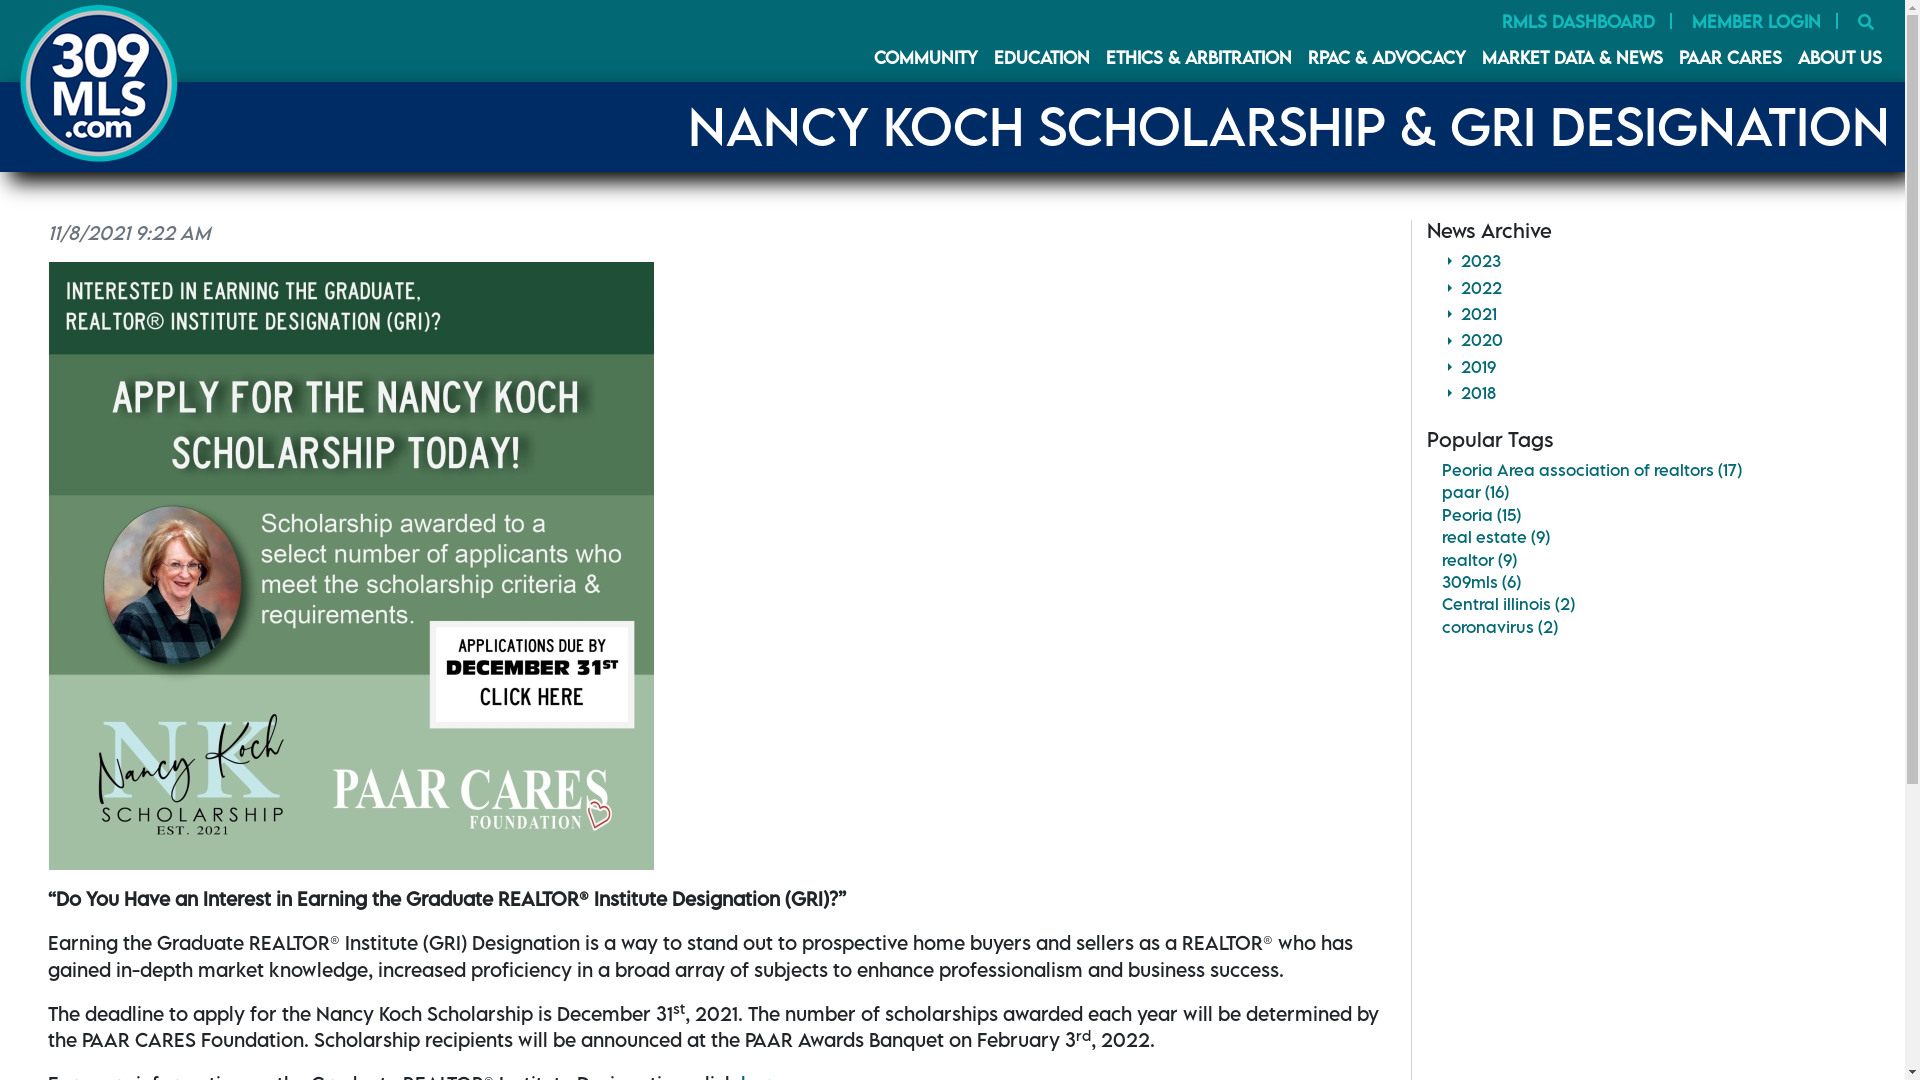  Describe the element at coordinates (1199, 56) in the screenshot. I see `'ETHICS & ARBITRATION'` at that location.